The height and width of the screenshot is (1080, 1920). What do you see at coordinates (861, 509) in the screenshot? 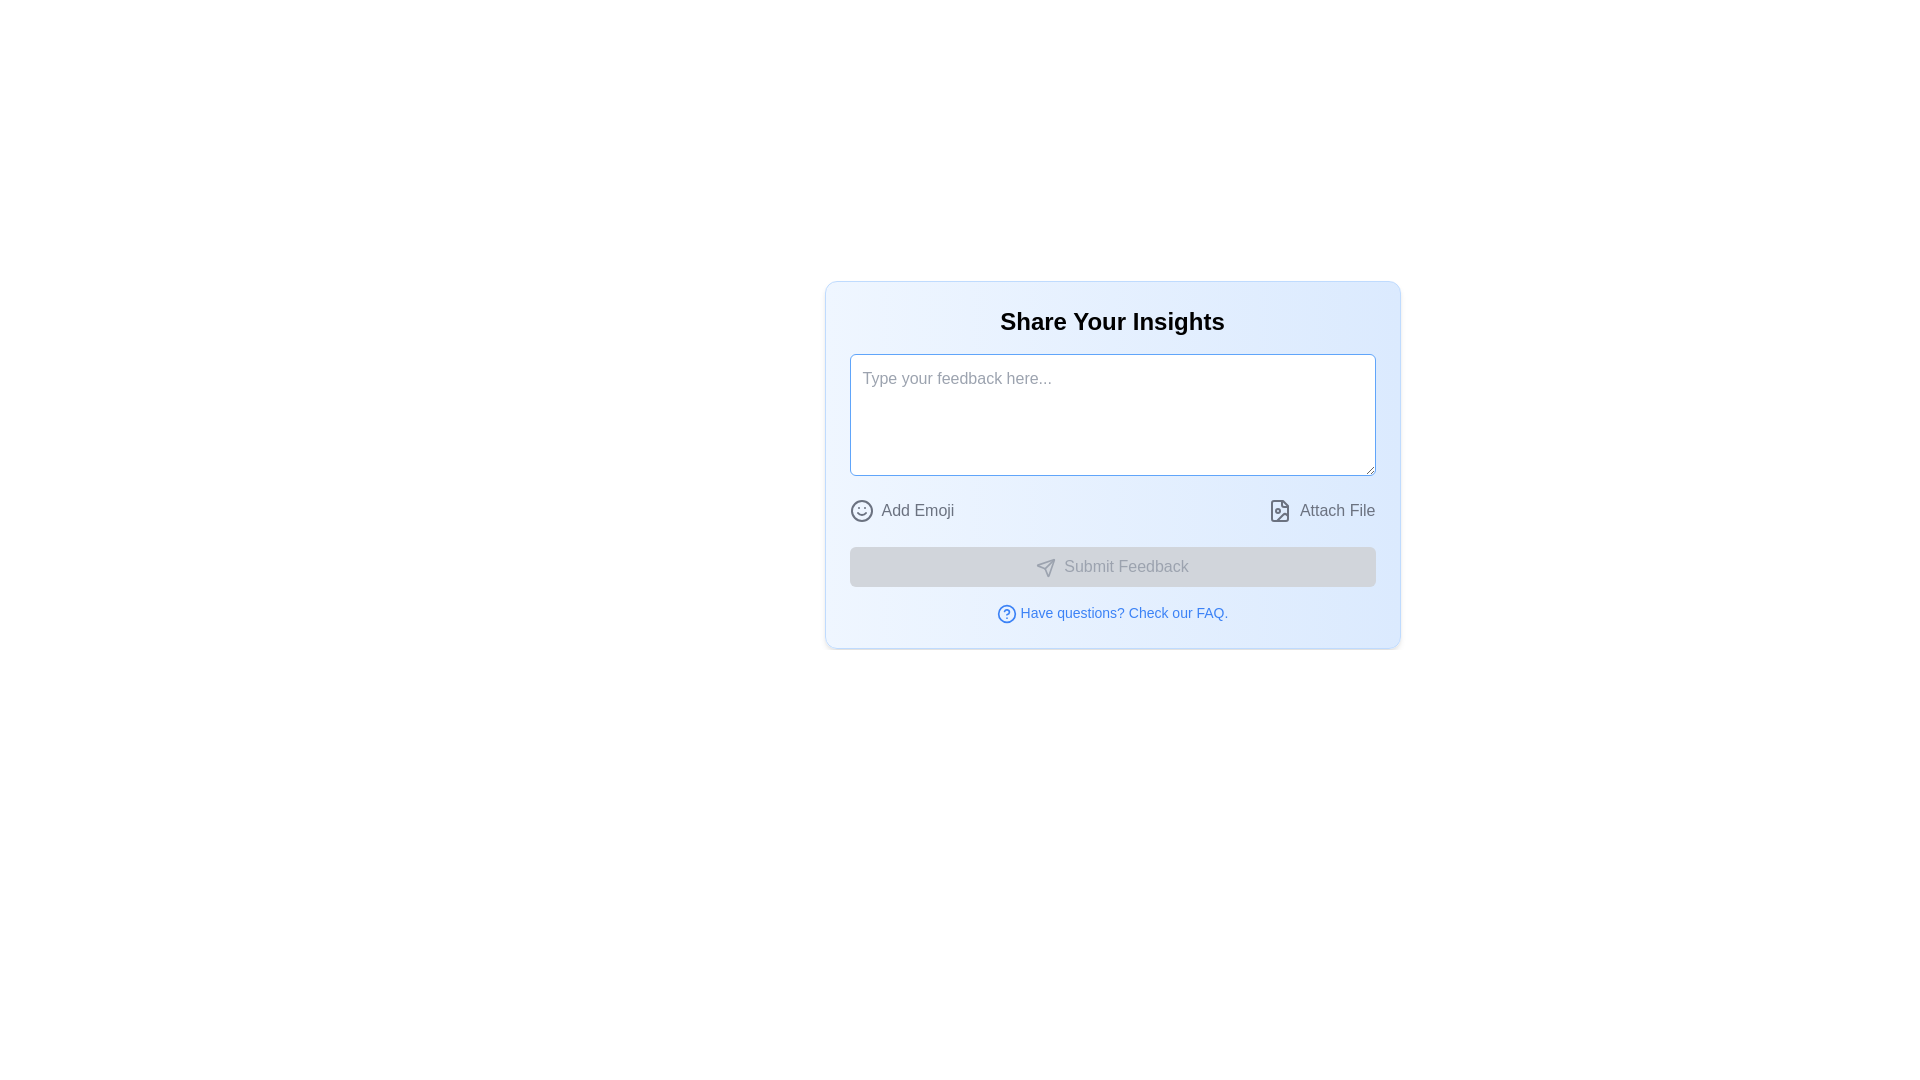
I see `the circular smiley face icon located to the left of the 'Add Emoji' label in the feedback section` at bounding box center [861, 509].